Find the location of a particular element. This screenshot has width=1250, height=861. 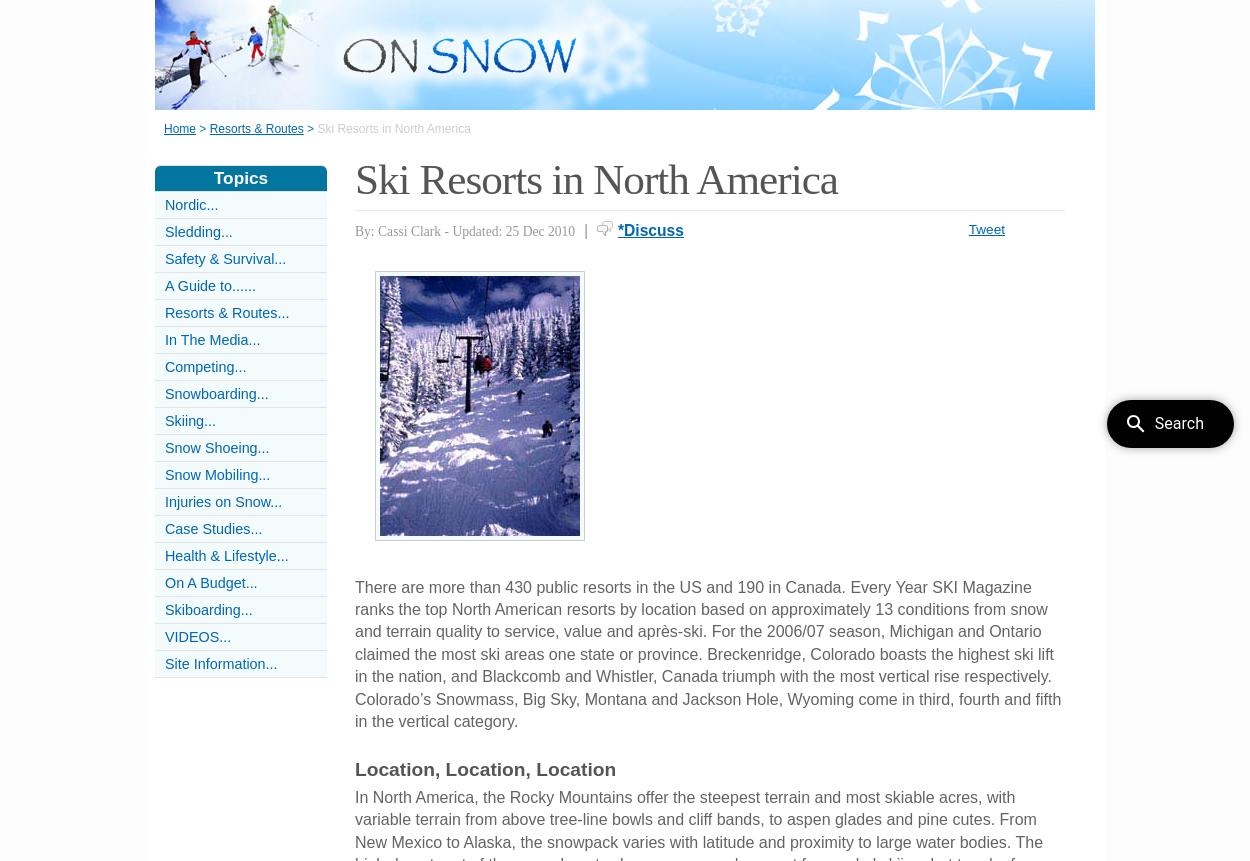

'Topics' is located at coordinates (239, 177).